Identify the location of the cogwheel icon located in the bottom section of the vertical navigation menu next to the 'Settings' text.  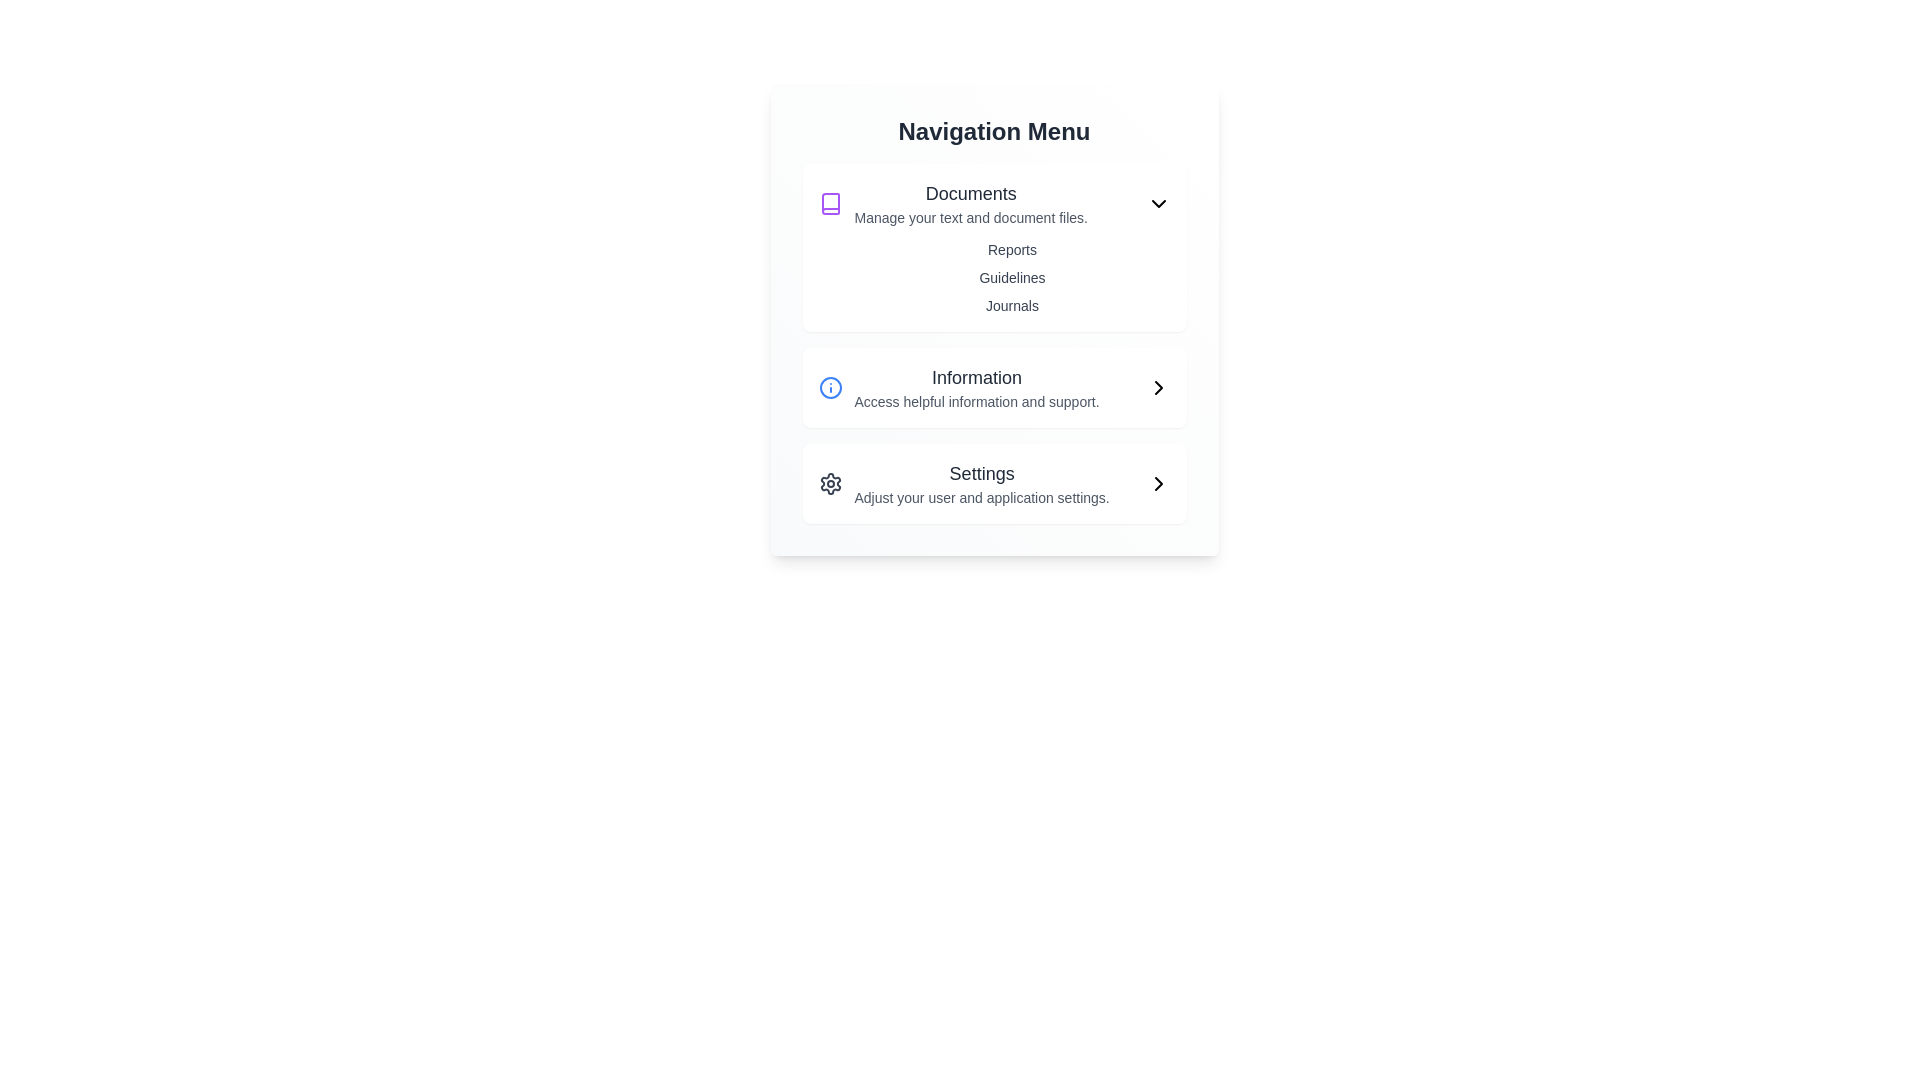
(830, 483).